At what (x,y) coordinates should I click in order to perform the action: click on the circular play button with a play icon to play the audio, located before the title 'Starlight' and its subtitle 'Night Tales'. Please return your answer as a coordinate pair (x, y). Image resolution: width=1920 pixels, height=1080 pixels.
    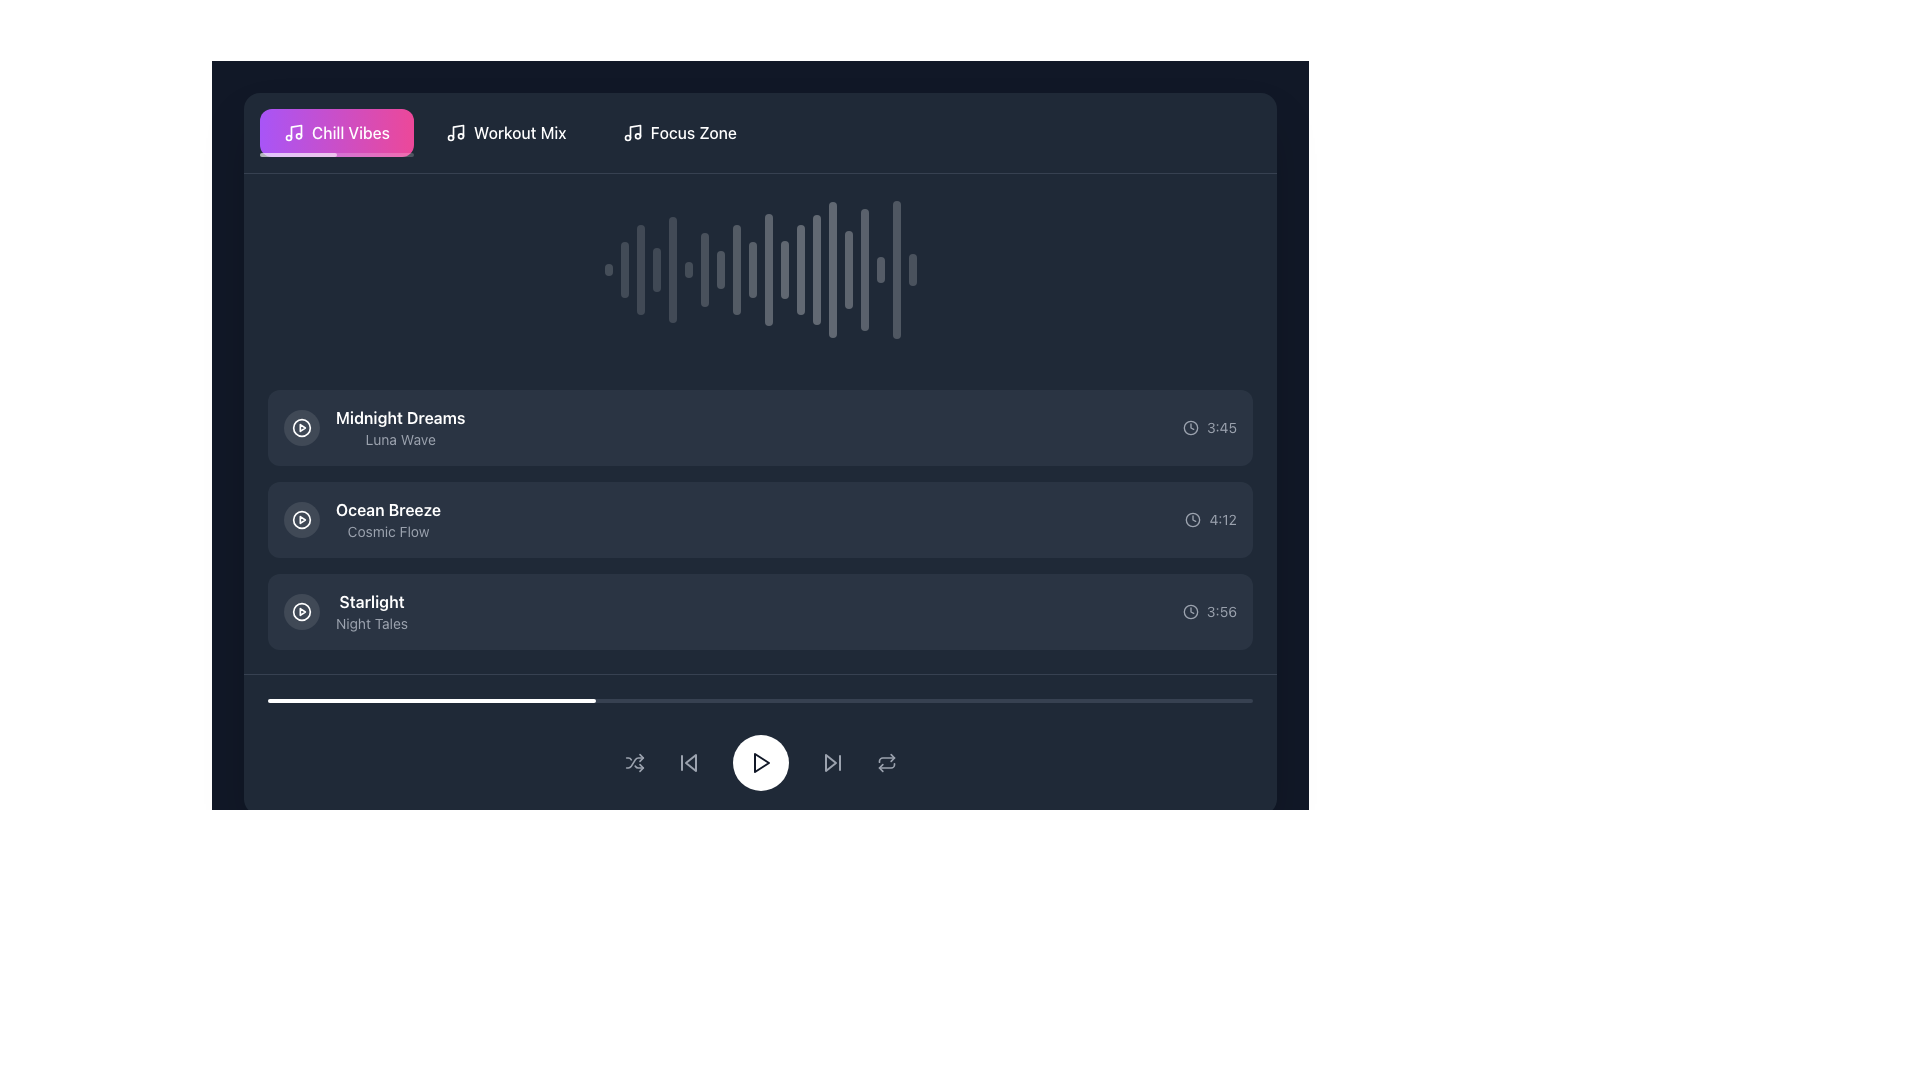
    Looking at the image, I should click on (301, 611).